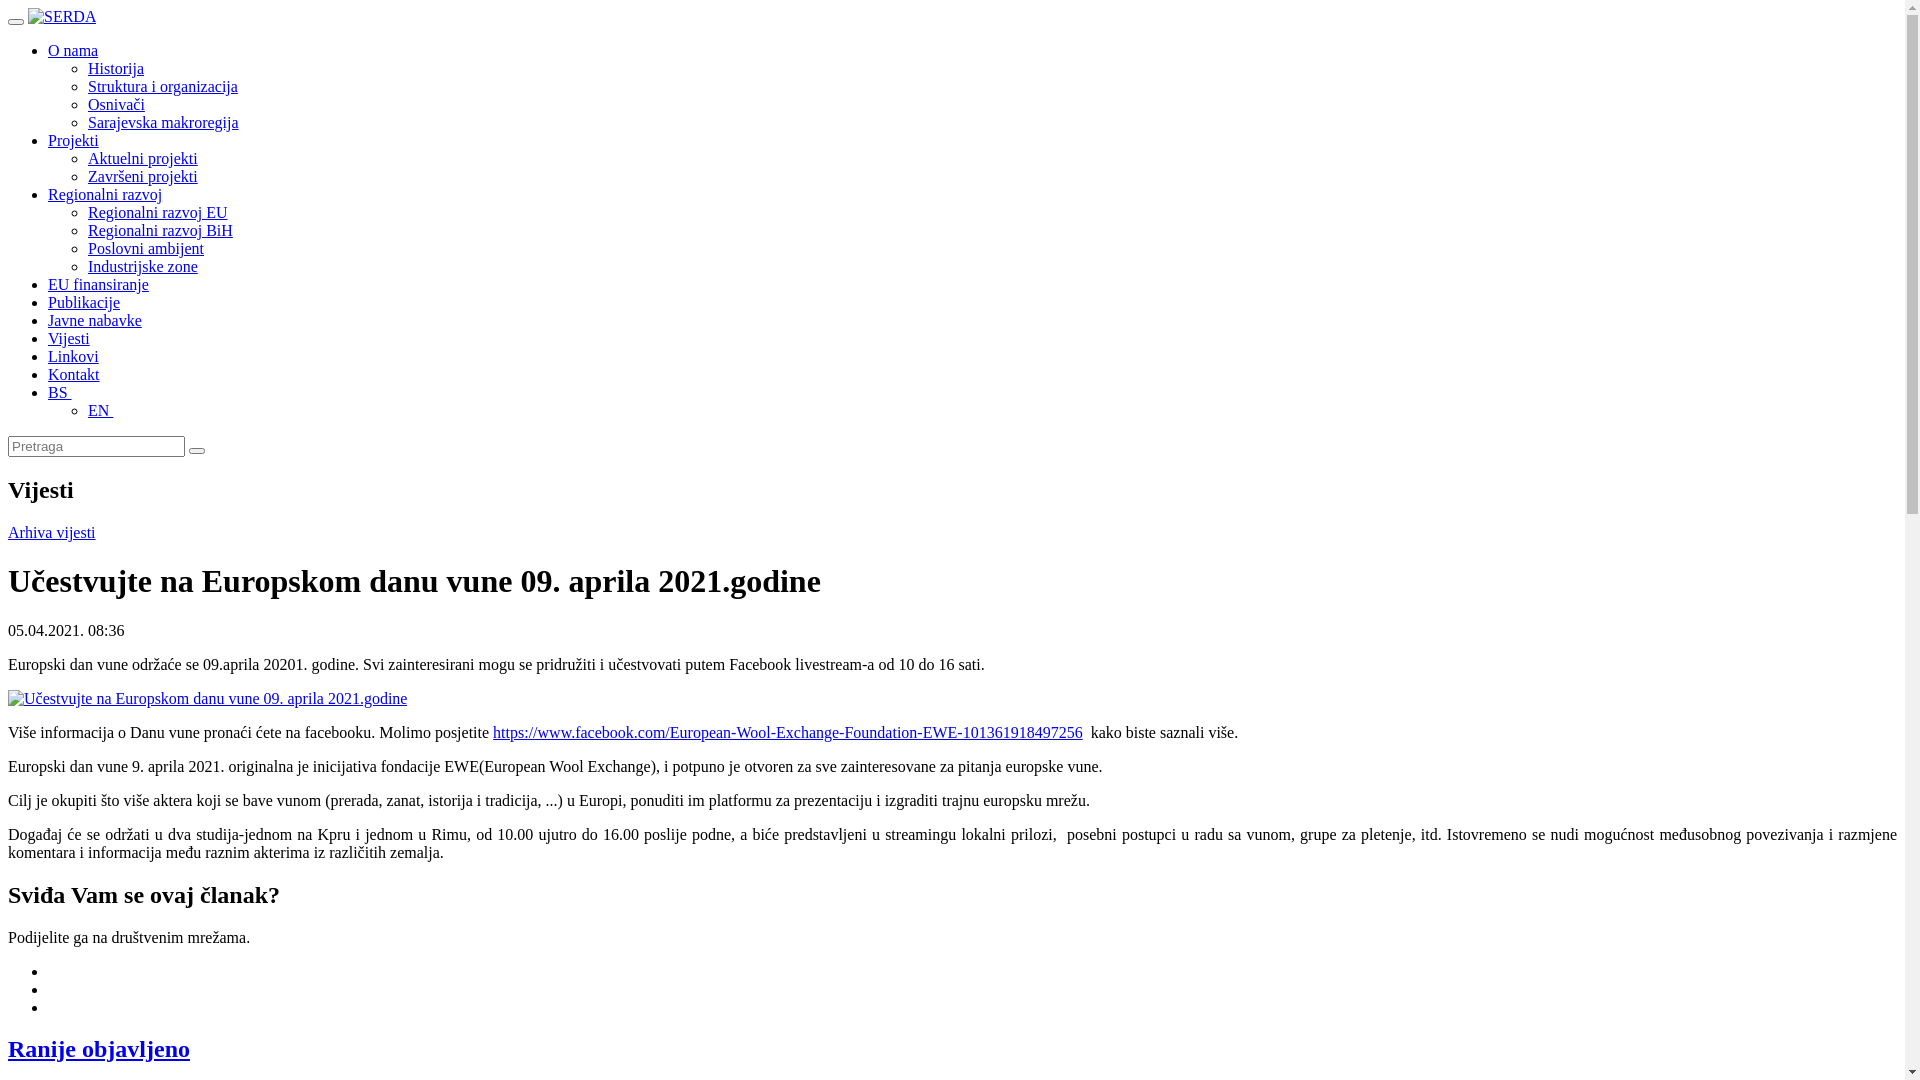 The height and width of the screenshot is (1080, 1920). What do you see at coordinates (52, 531) in the screenshot?
I see `'Arhiva vijesti'` at bounding box center [52, 531].